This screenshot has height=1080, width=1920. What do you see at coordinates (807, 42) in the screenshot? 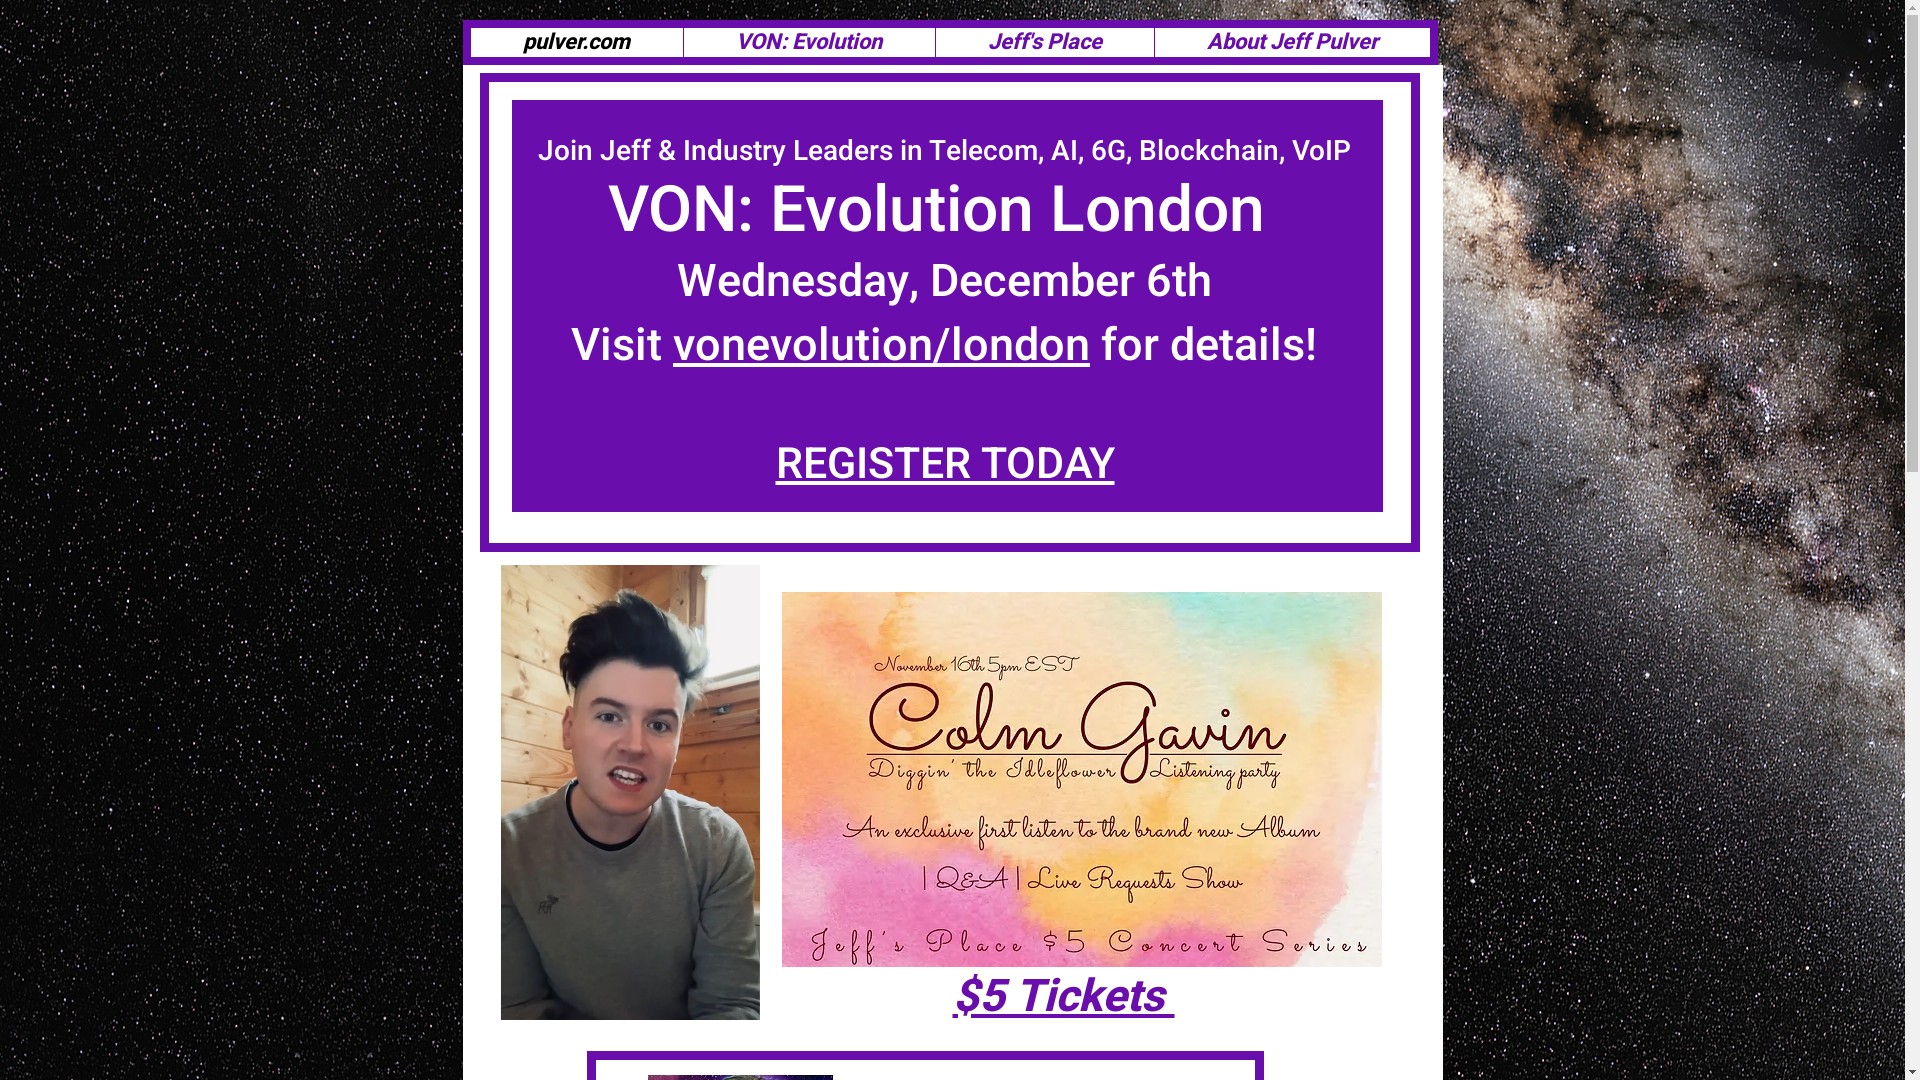
I see `'VON: Evolution'` at bounding box center [807, 42].